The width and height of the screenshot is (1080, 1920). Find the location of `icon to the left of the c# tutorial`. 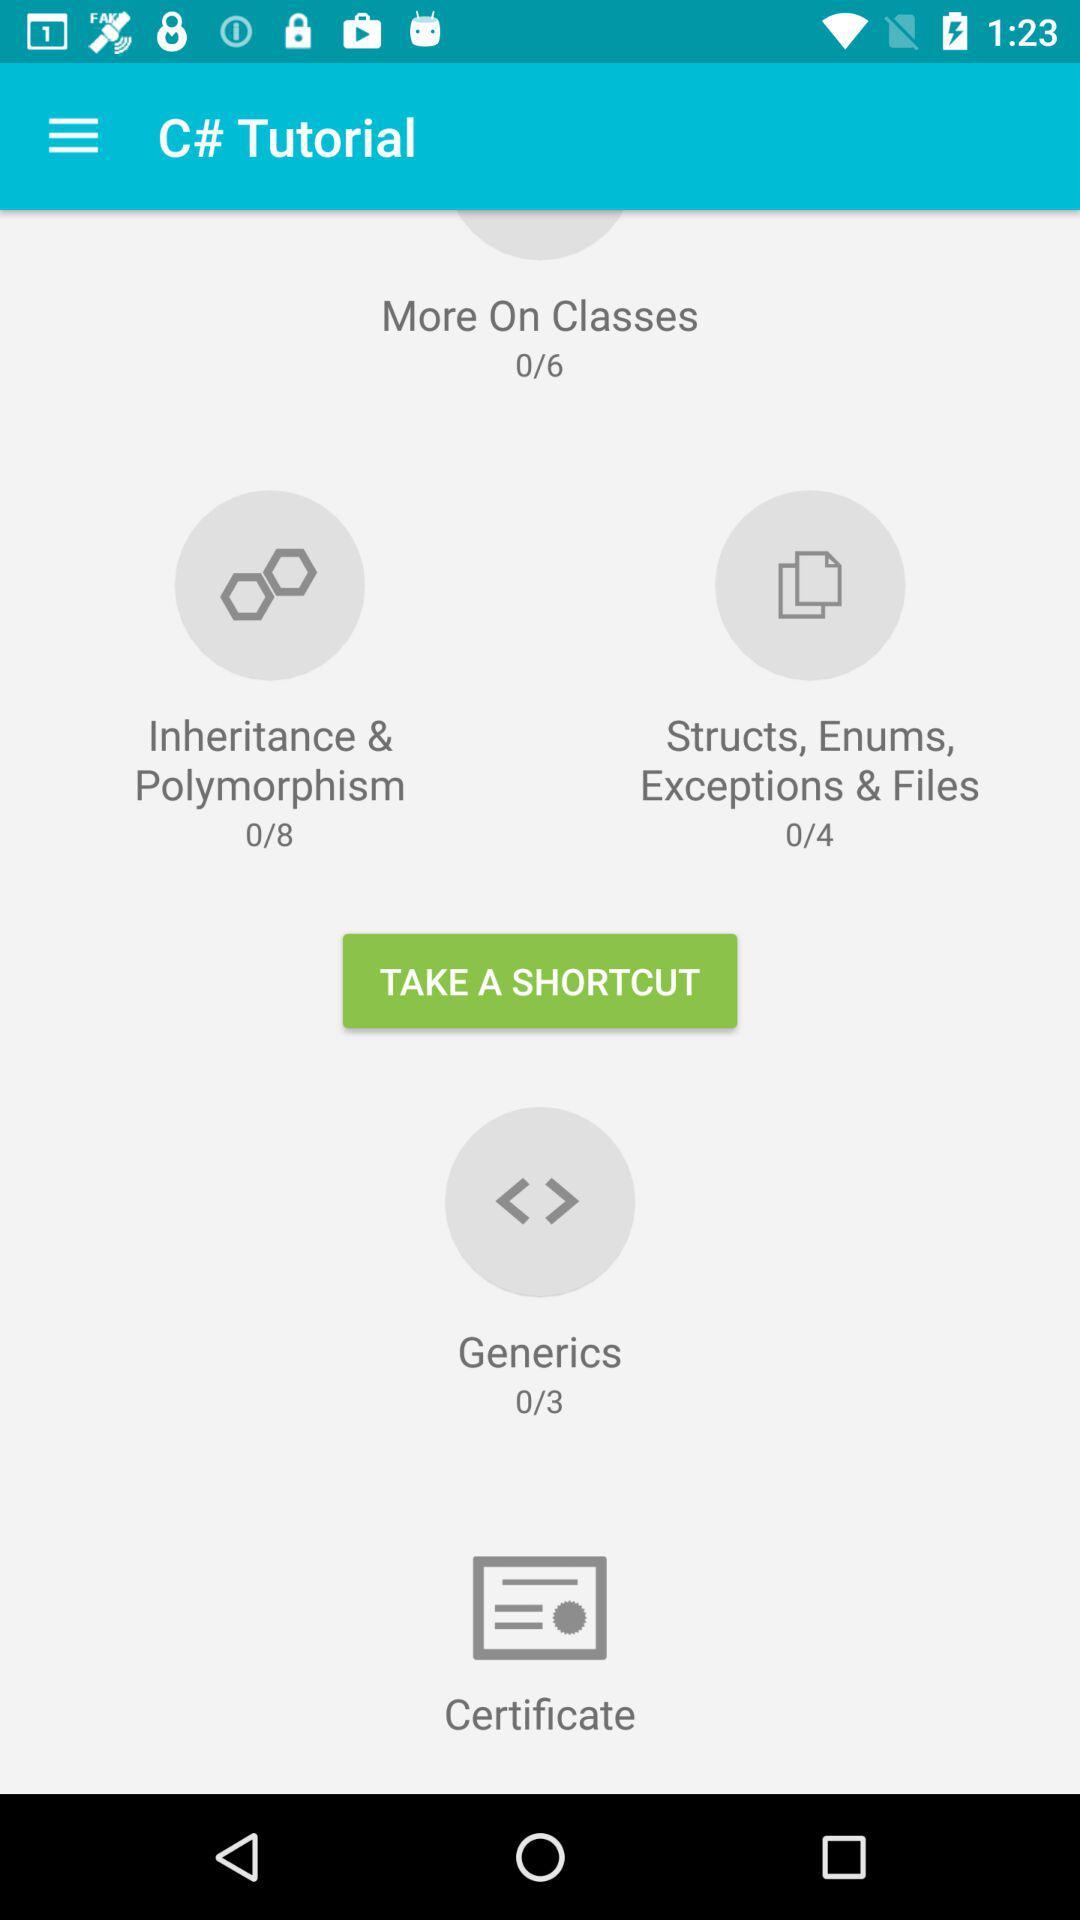

icon to the left of the c# tutorial is located at coordinates (72, 135).